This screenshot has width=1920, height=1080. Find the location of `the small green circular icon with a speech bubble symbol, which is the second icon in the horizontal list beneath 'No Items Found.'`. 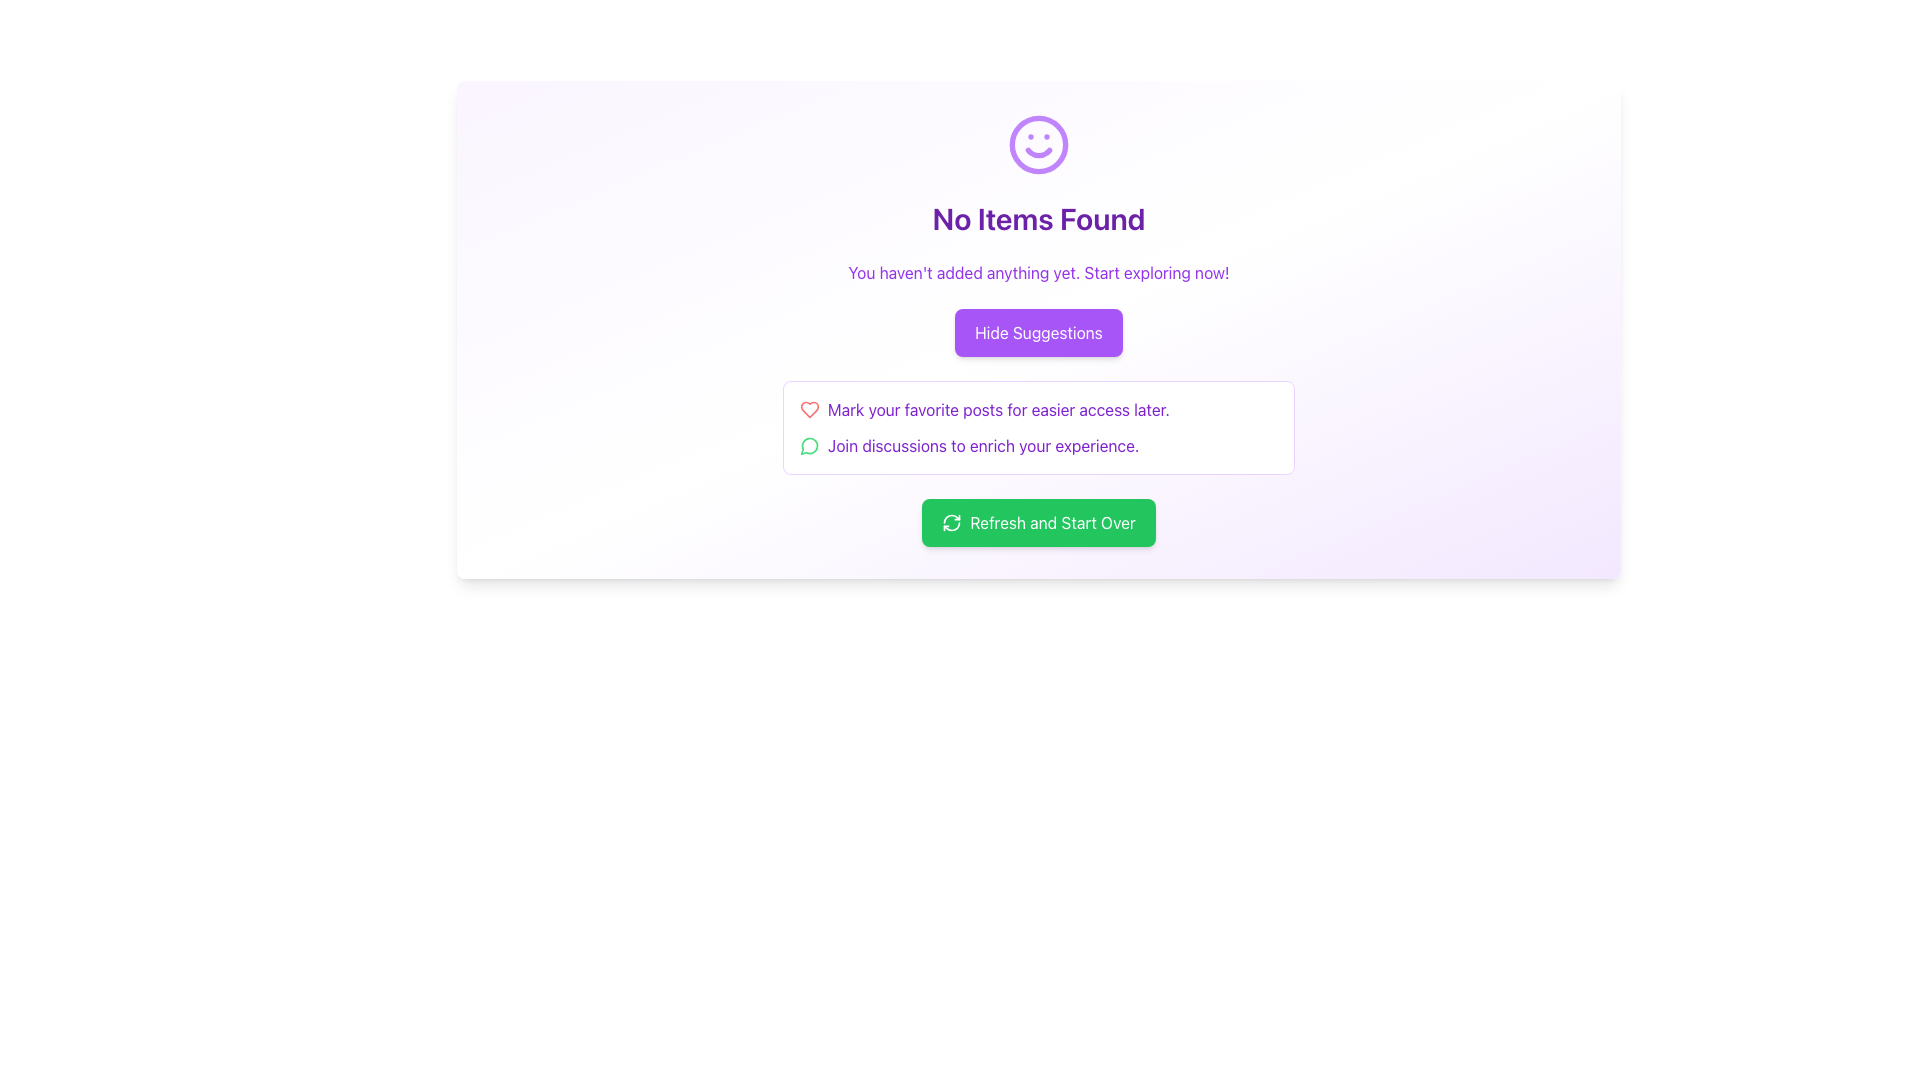

the small green circular icon with a speech bubble symbol, which is the second icon in the horizontal list beneath 'No Items Found.' is located at coordinates (809, 445).